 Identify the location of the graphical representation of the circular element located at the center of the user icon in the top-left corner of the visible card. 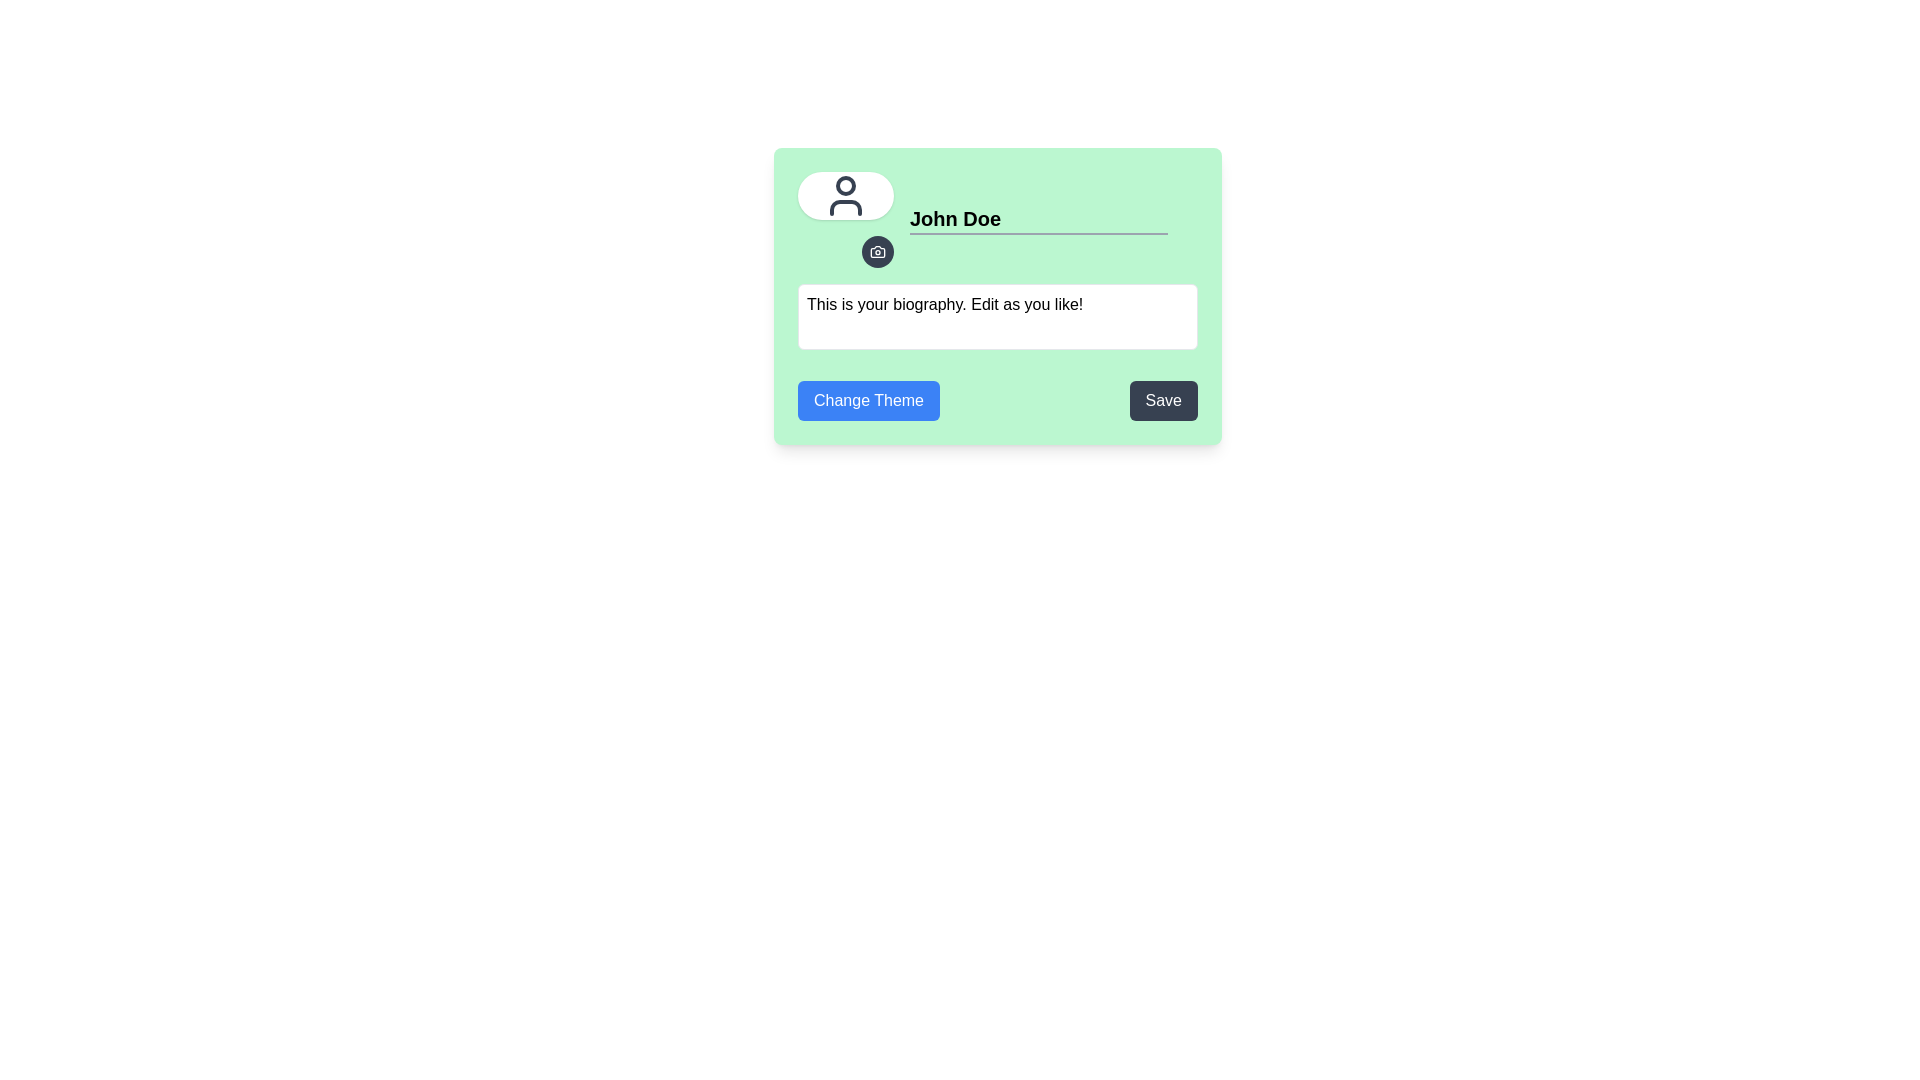
(845, 185).